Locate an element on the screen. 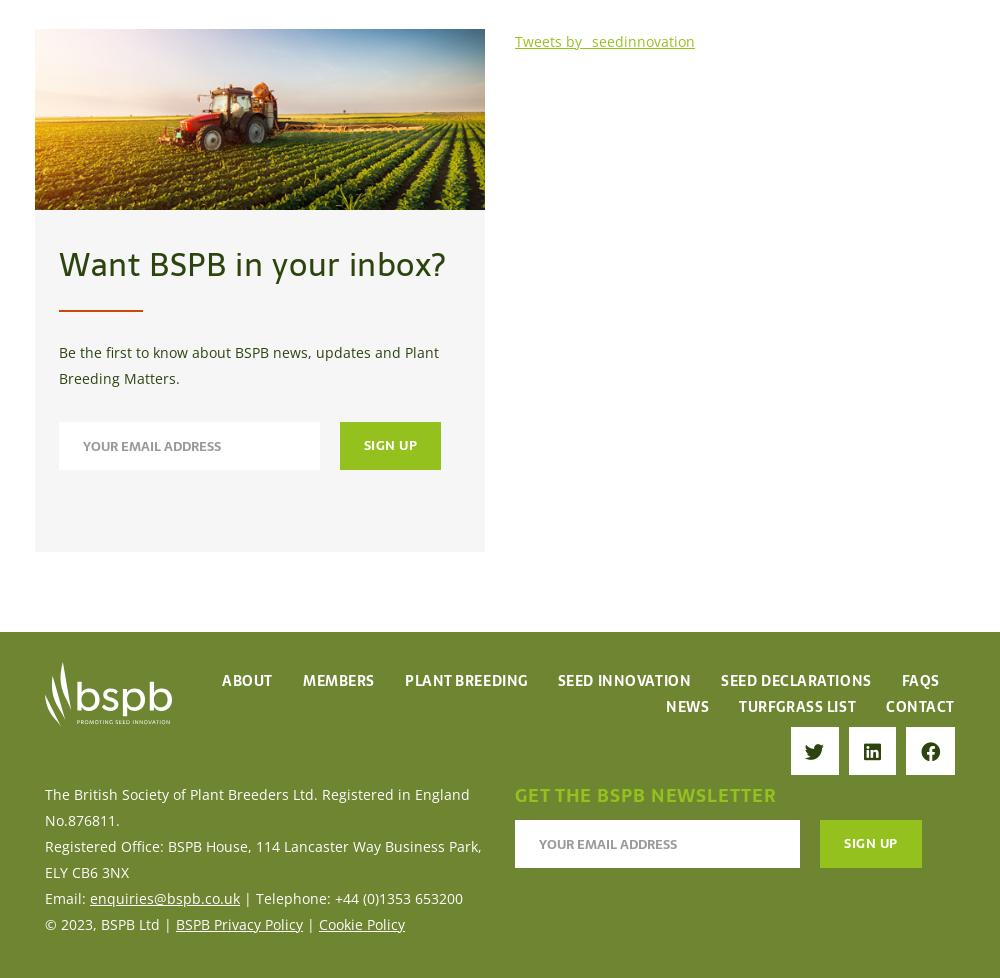 This screenshot has height=978, width=1000. 'Registered Office: BSPB House, 114 Lancaster Way Business Park, ELY CB6 3NX' is located at coordinates (263, 857).